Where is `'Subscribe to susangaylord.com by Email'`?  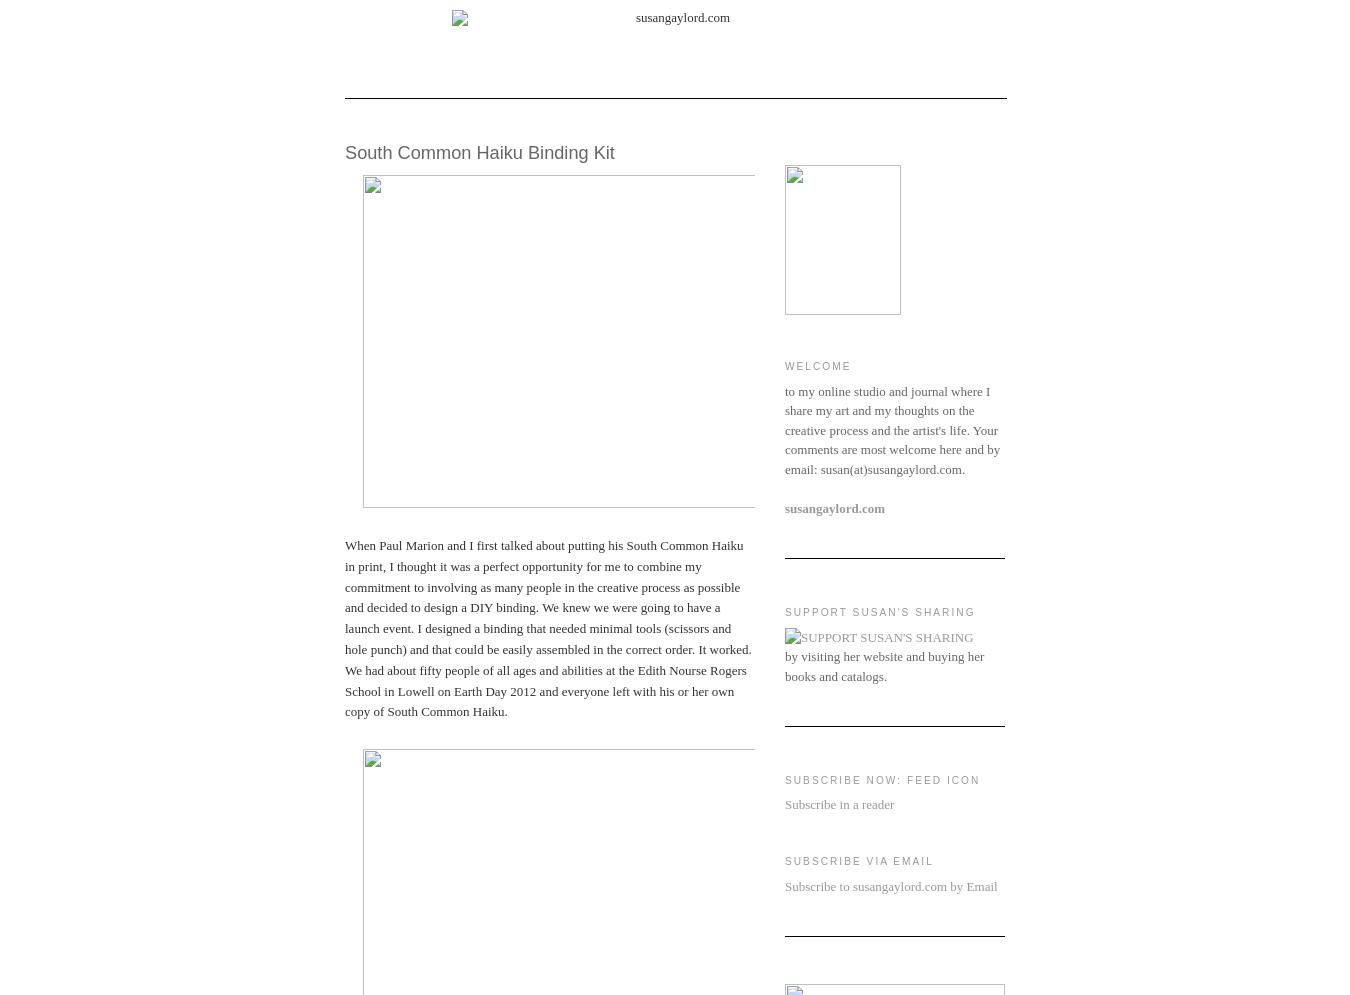 'Subscribe to susangaylord.com by Email' is located at coordinates (784, 884).